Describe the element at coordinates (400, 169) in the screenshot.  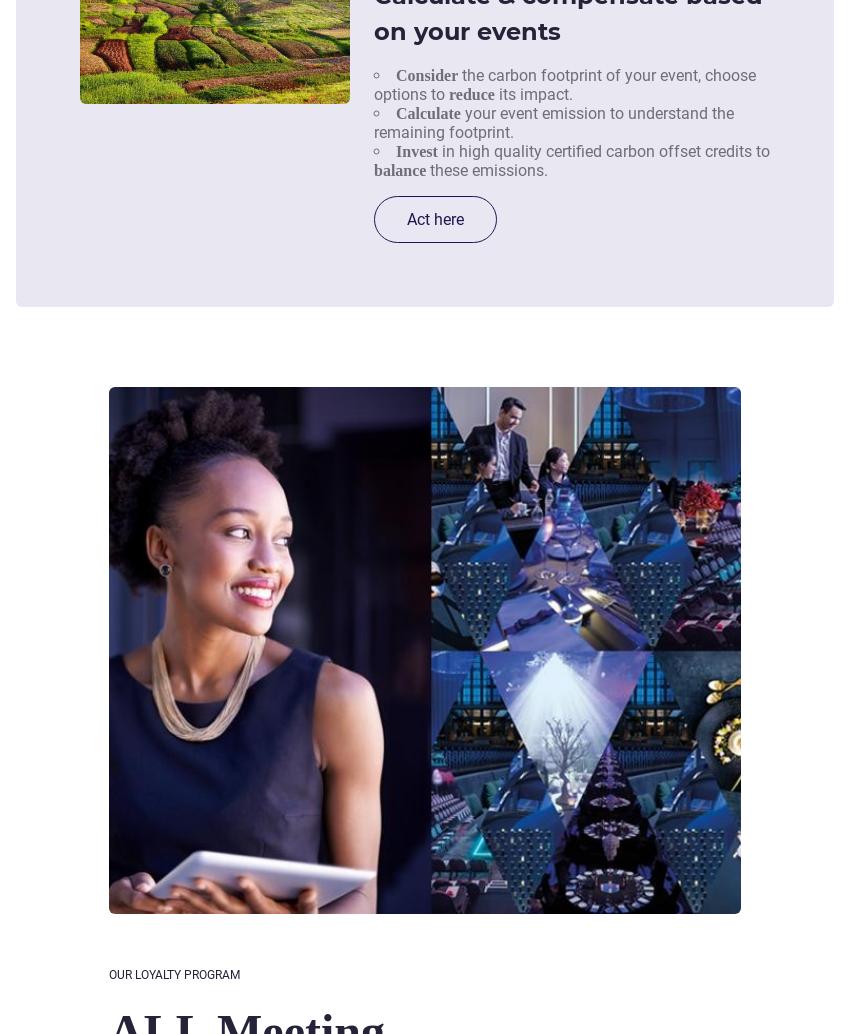
I see `'balance'` at that location.